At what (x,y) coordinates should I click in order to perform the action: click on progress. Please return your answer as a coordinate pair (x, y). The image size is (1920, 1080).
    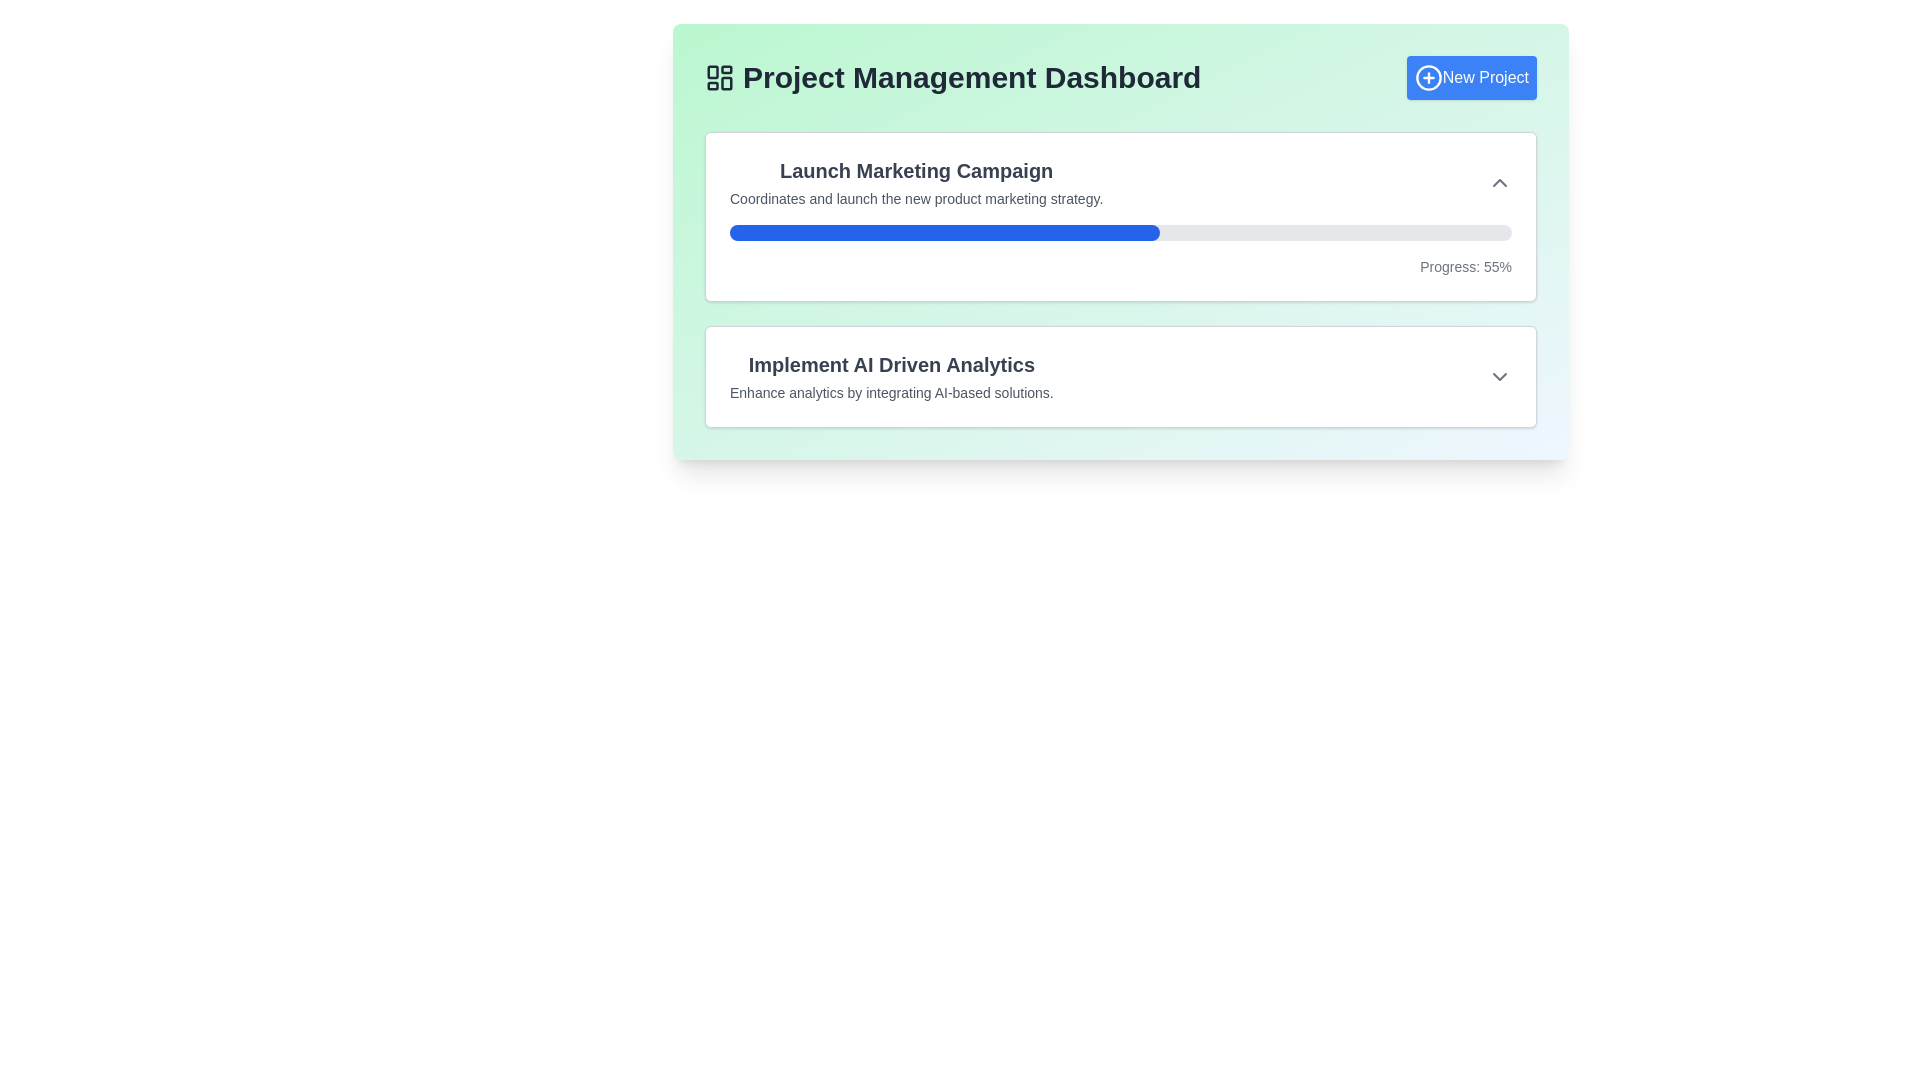
    Looking at the image, I should click on (1385, 231).